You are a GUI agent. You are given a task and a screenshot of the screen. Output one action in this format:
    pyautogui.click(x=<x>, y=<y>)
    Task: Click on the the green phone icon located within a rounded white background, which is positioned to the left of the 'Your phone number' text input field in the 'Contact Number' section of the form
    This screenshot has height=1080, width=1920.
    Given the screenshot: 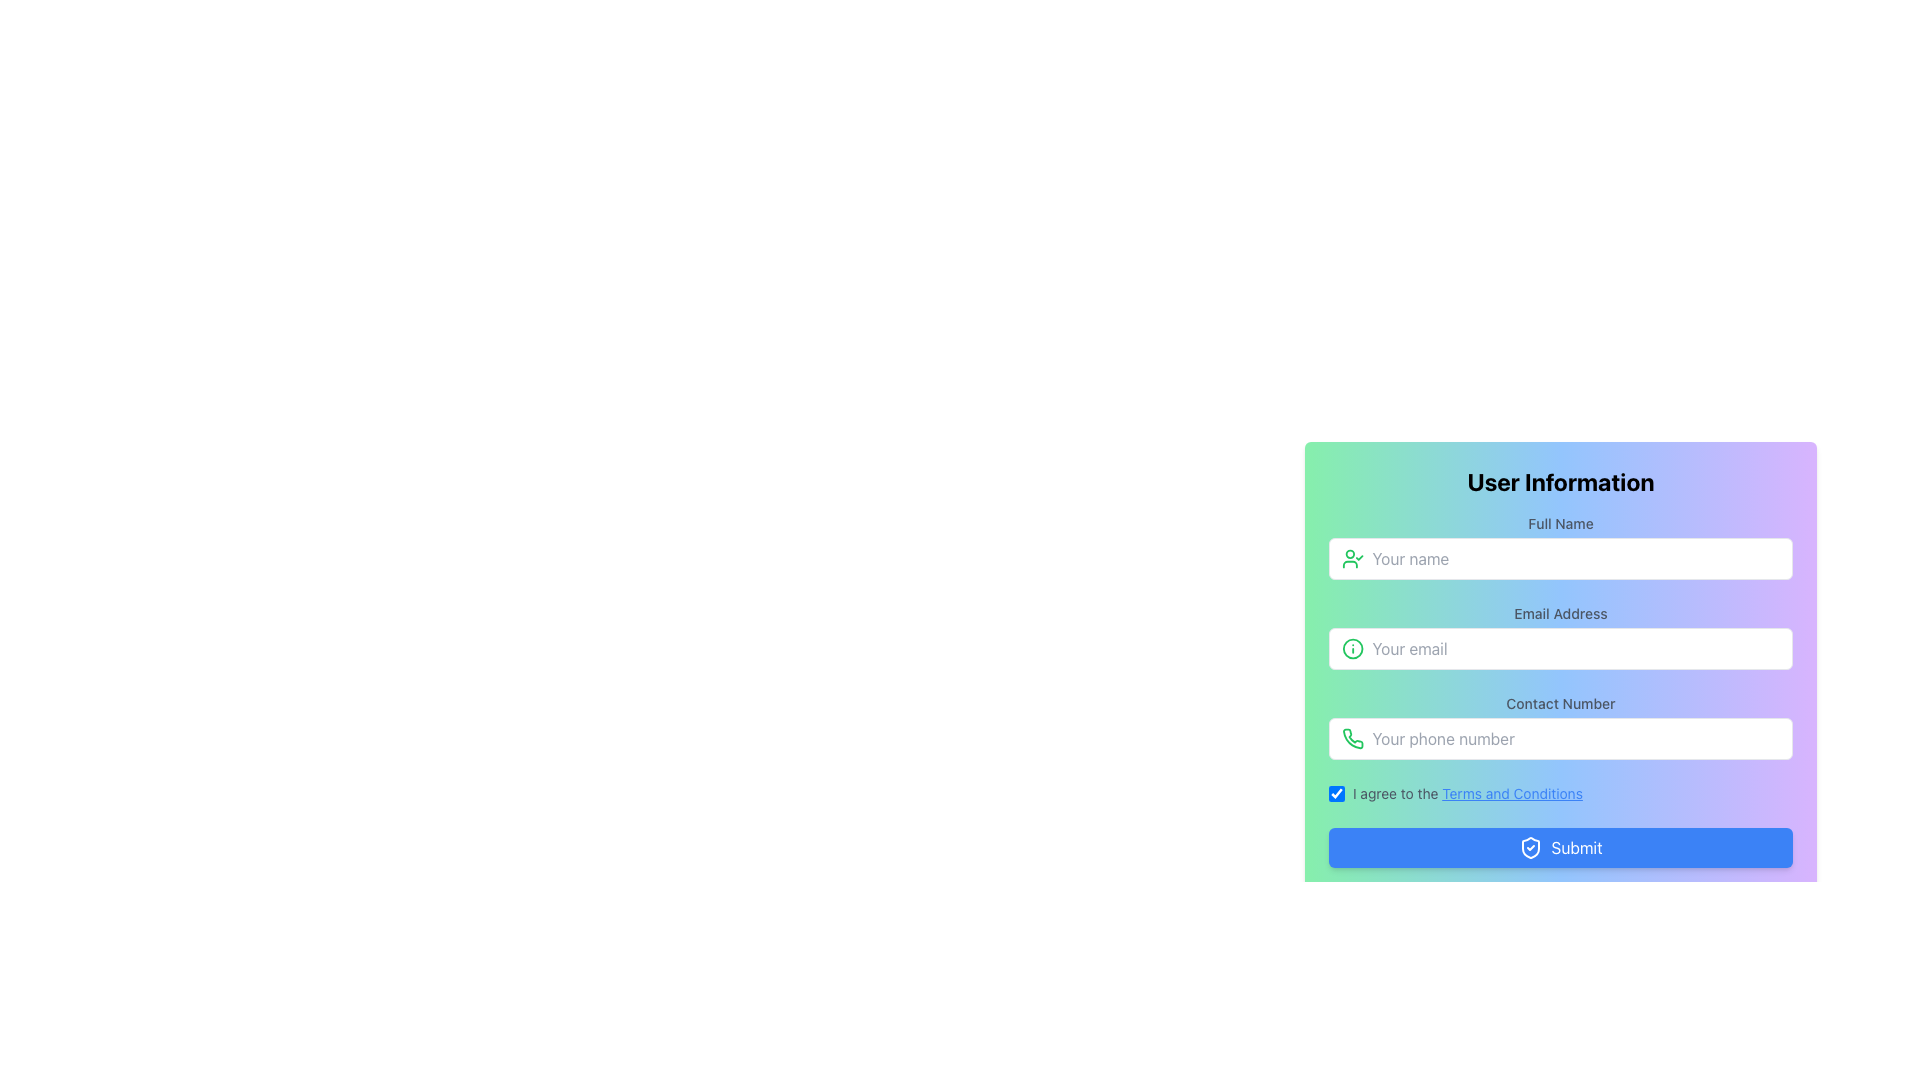 What is the action you would take?
    pyautogui.click(x=1353, y=739)
    